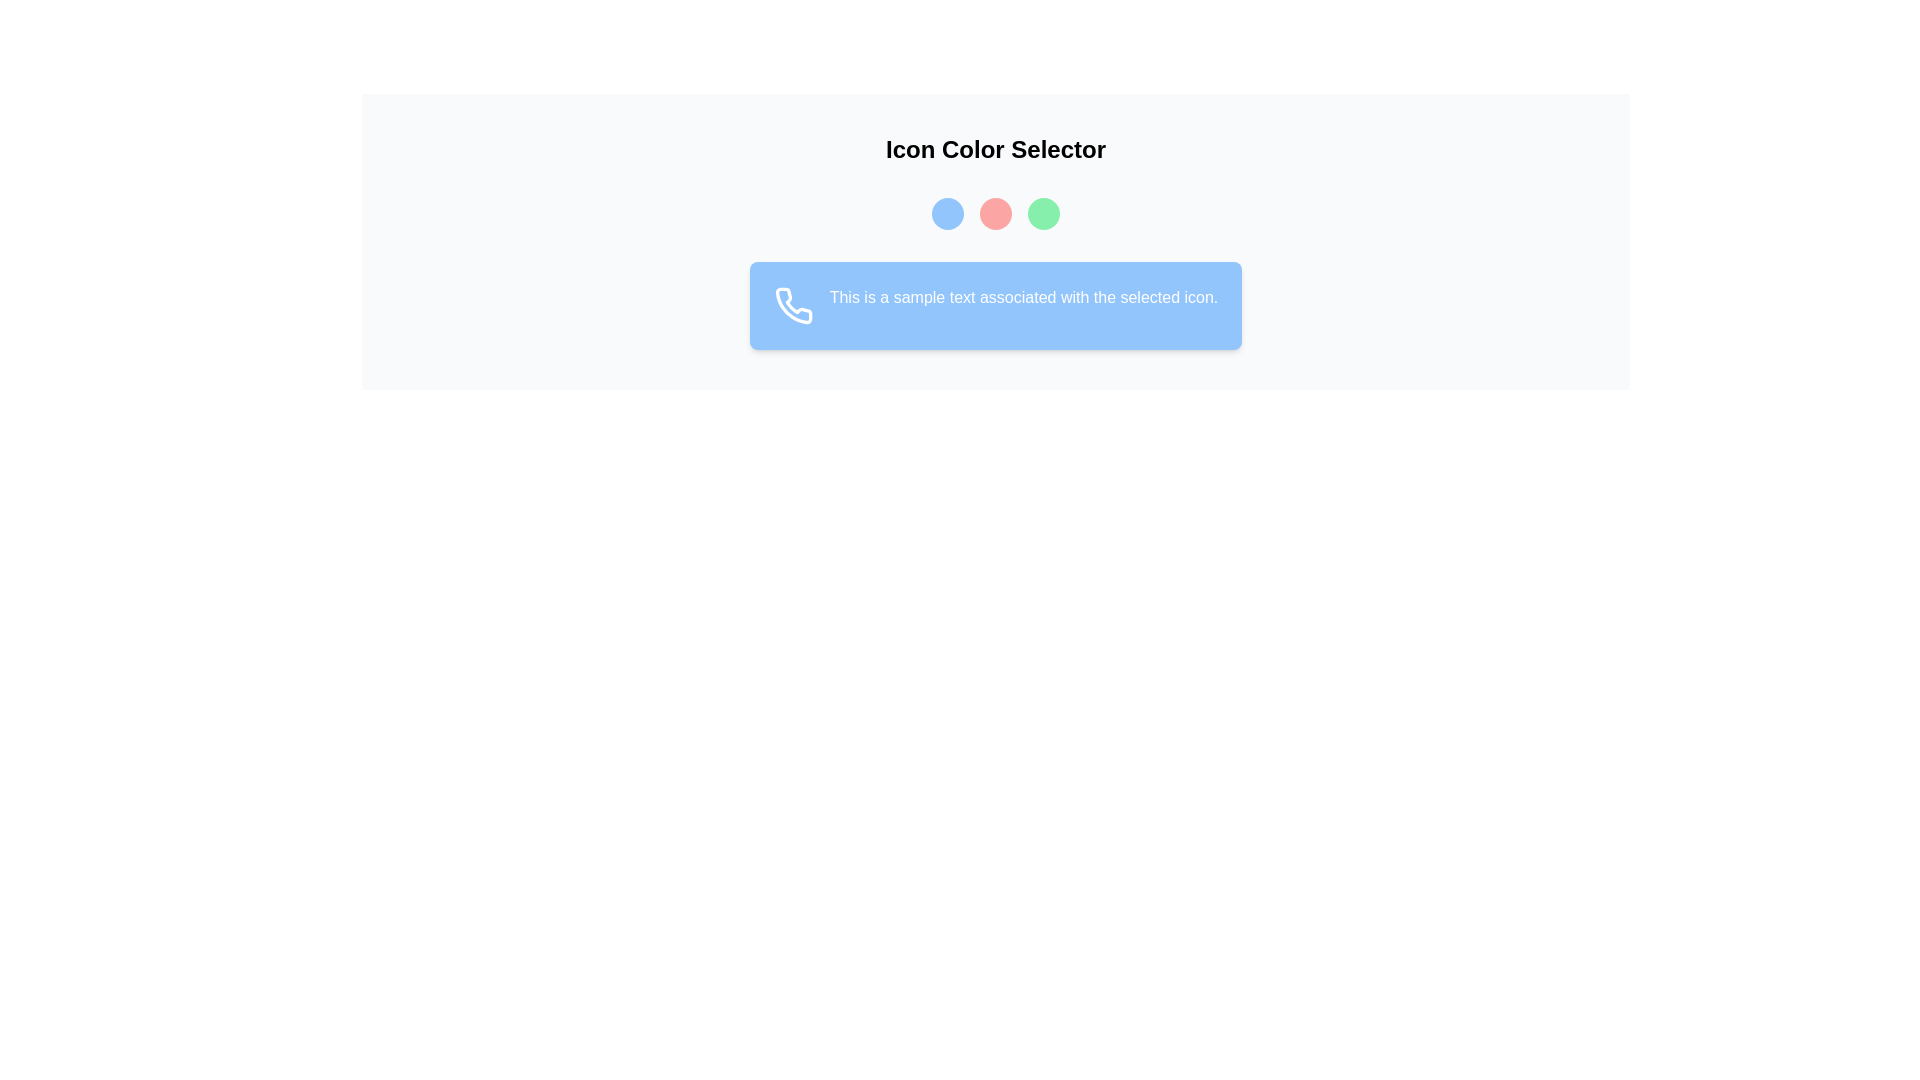 The image size is (1920, 1080). I want to click on the call icon located on the leftmost side of the light blue rectangular area, which is directly to the left of the text 'This is a sample text associated with the selected icon.', so click(792, 305).